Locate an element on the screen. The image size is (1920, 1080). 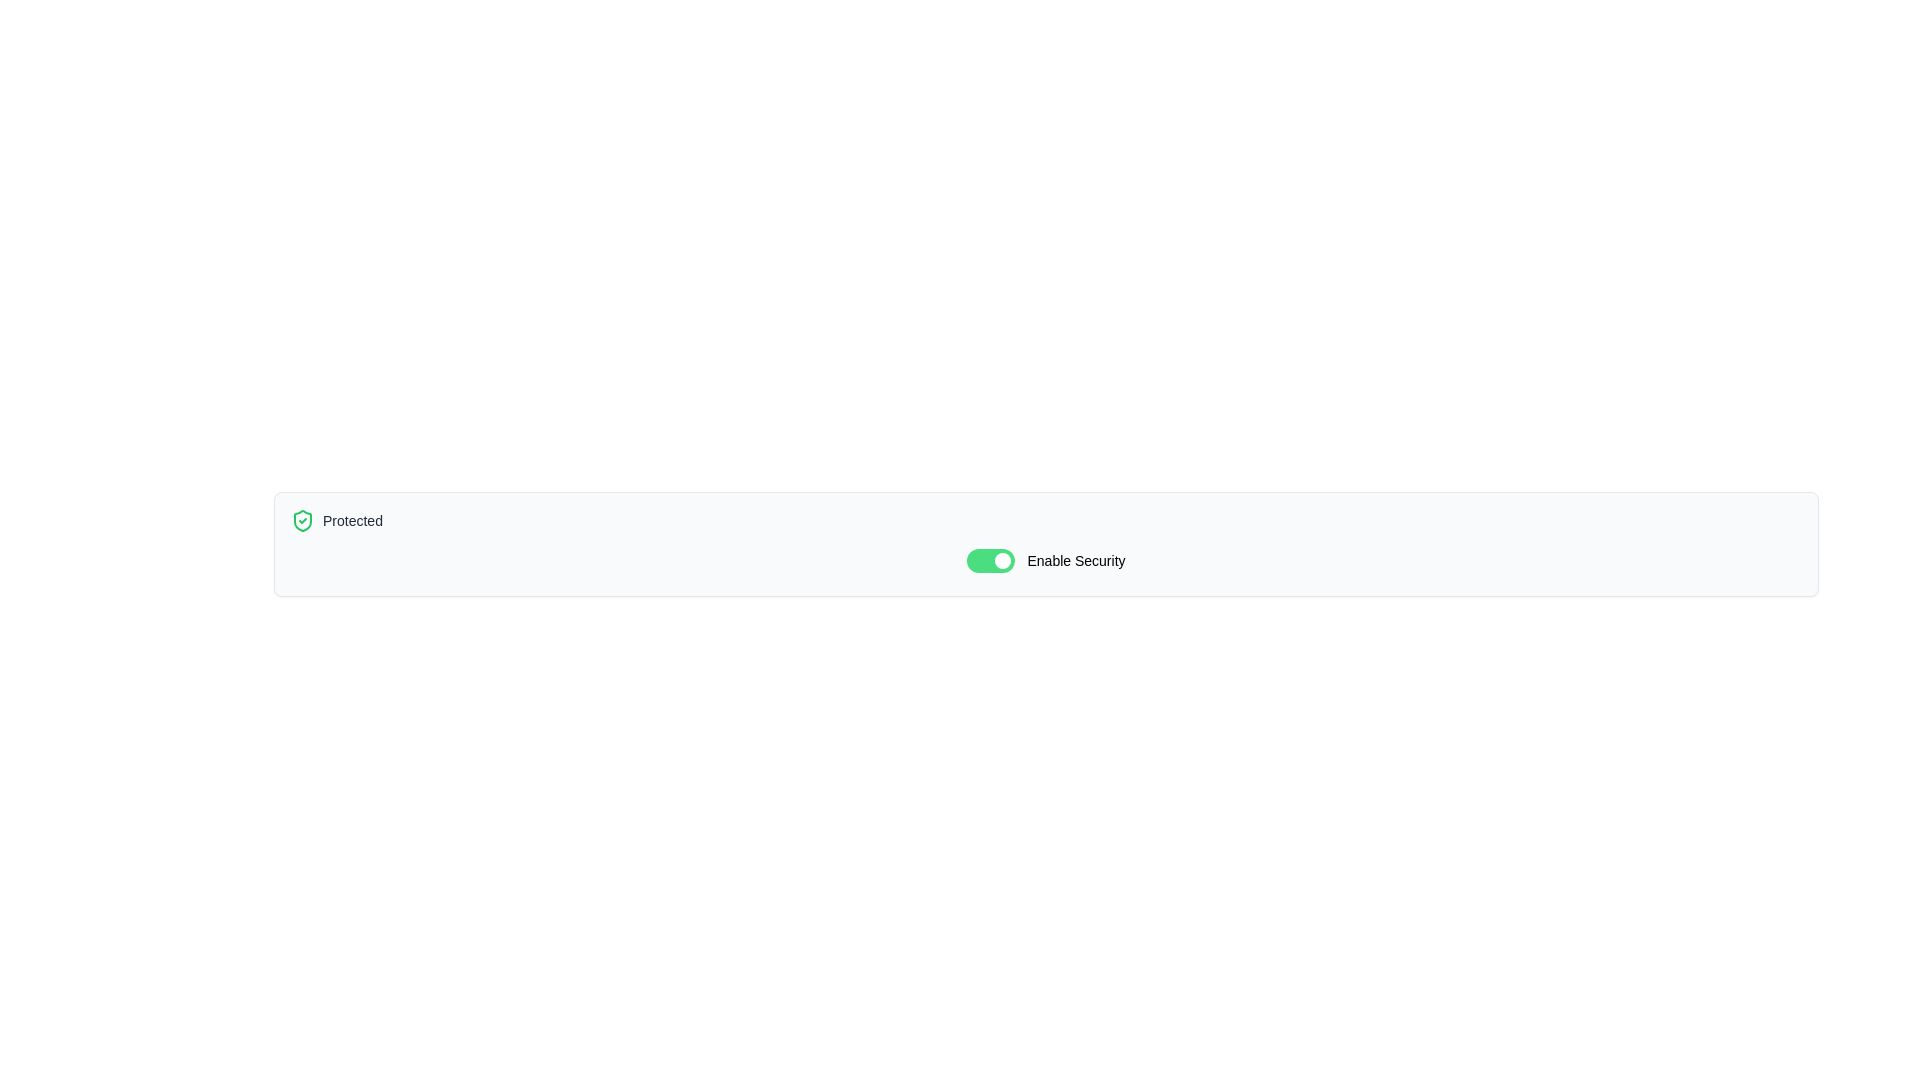
text label that displays 'Protected', located adjacent to a green shield icon in the upper left section of the interface is located at coordinates (352, 519).